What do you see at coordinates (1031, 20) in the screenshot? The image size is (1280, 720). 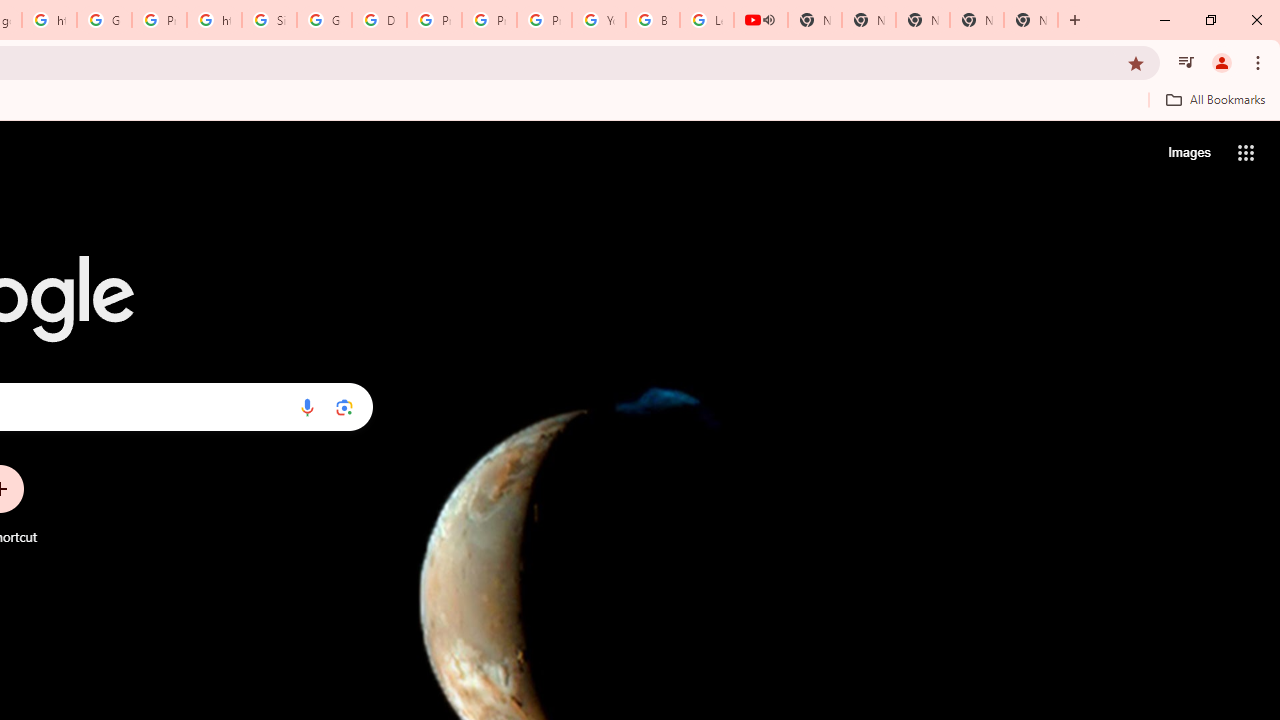 I see `'New Tab'` at bounding box center [1031, 20].